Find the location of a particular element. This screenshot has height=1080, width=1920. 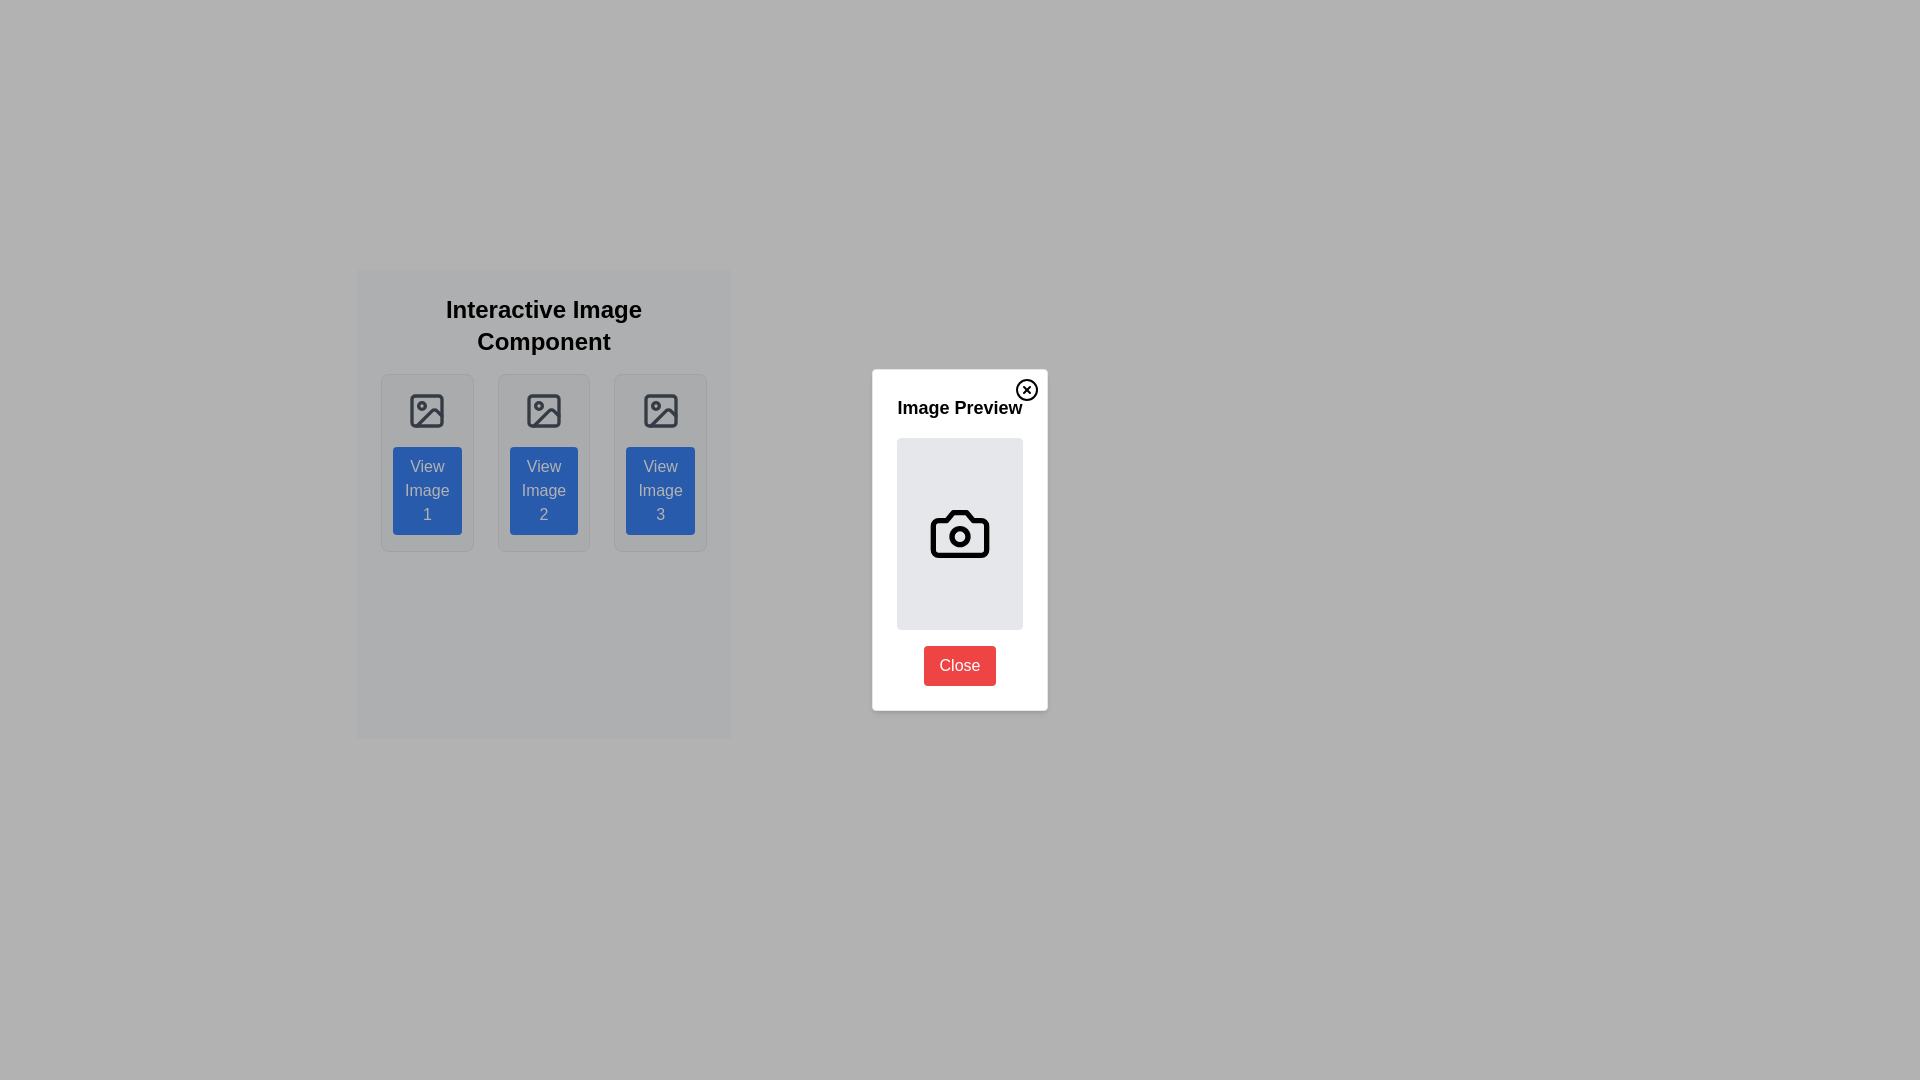

the rightmost button below the image icon in the 'Interactive Image Component' section is located at coordinates (660, 490).